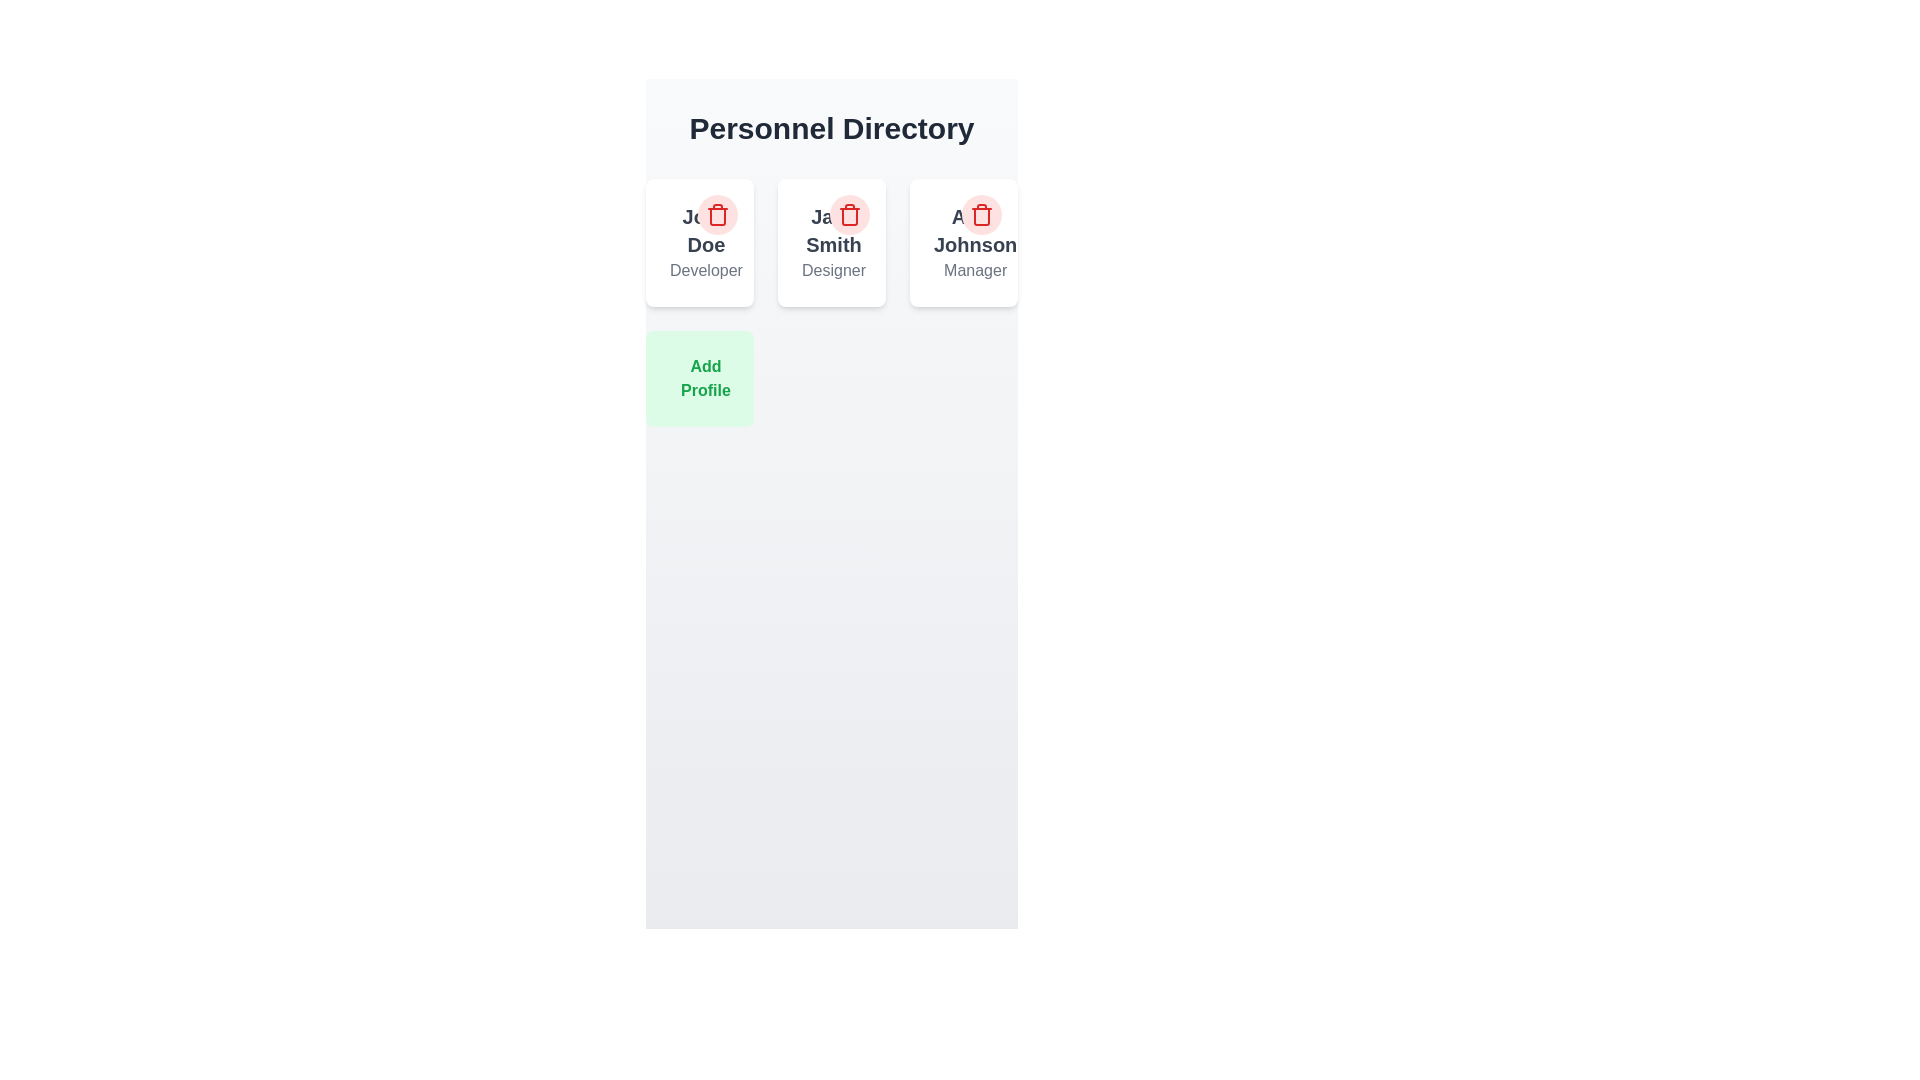 This screenshot has height=1080, width=1920. Describe the element at coordinates (718, 215) in the screenshot. I see `the vibrant red trash can icon located in the top-right corner of the personnel card labeled 'John Doe'` at that location.